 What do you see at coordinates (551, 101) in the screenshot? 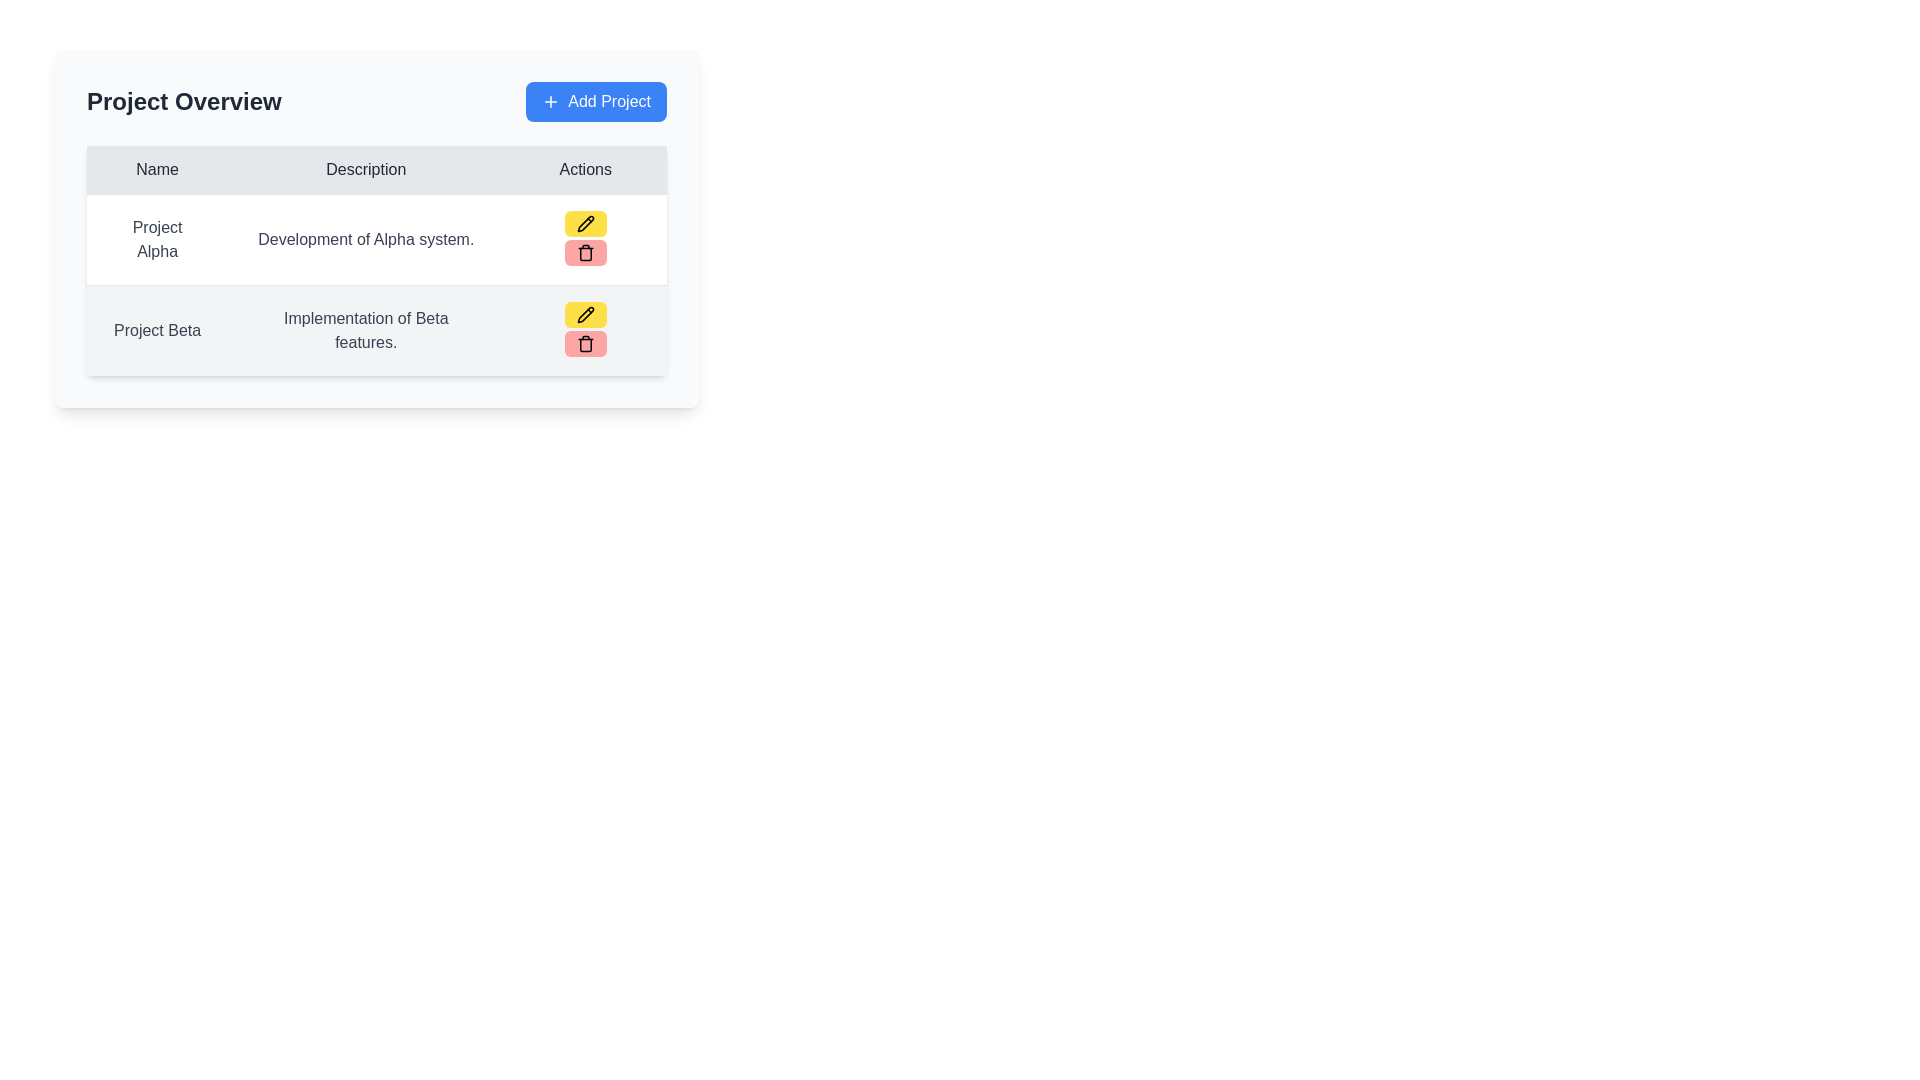
I see `the addition icon located within the blue 'Add Project' button at the top-right corner of the 'Project Overview' panel` at bounding box center [551, 101].